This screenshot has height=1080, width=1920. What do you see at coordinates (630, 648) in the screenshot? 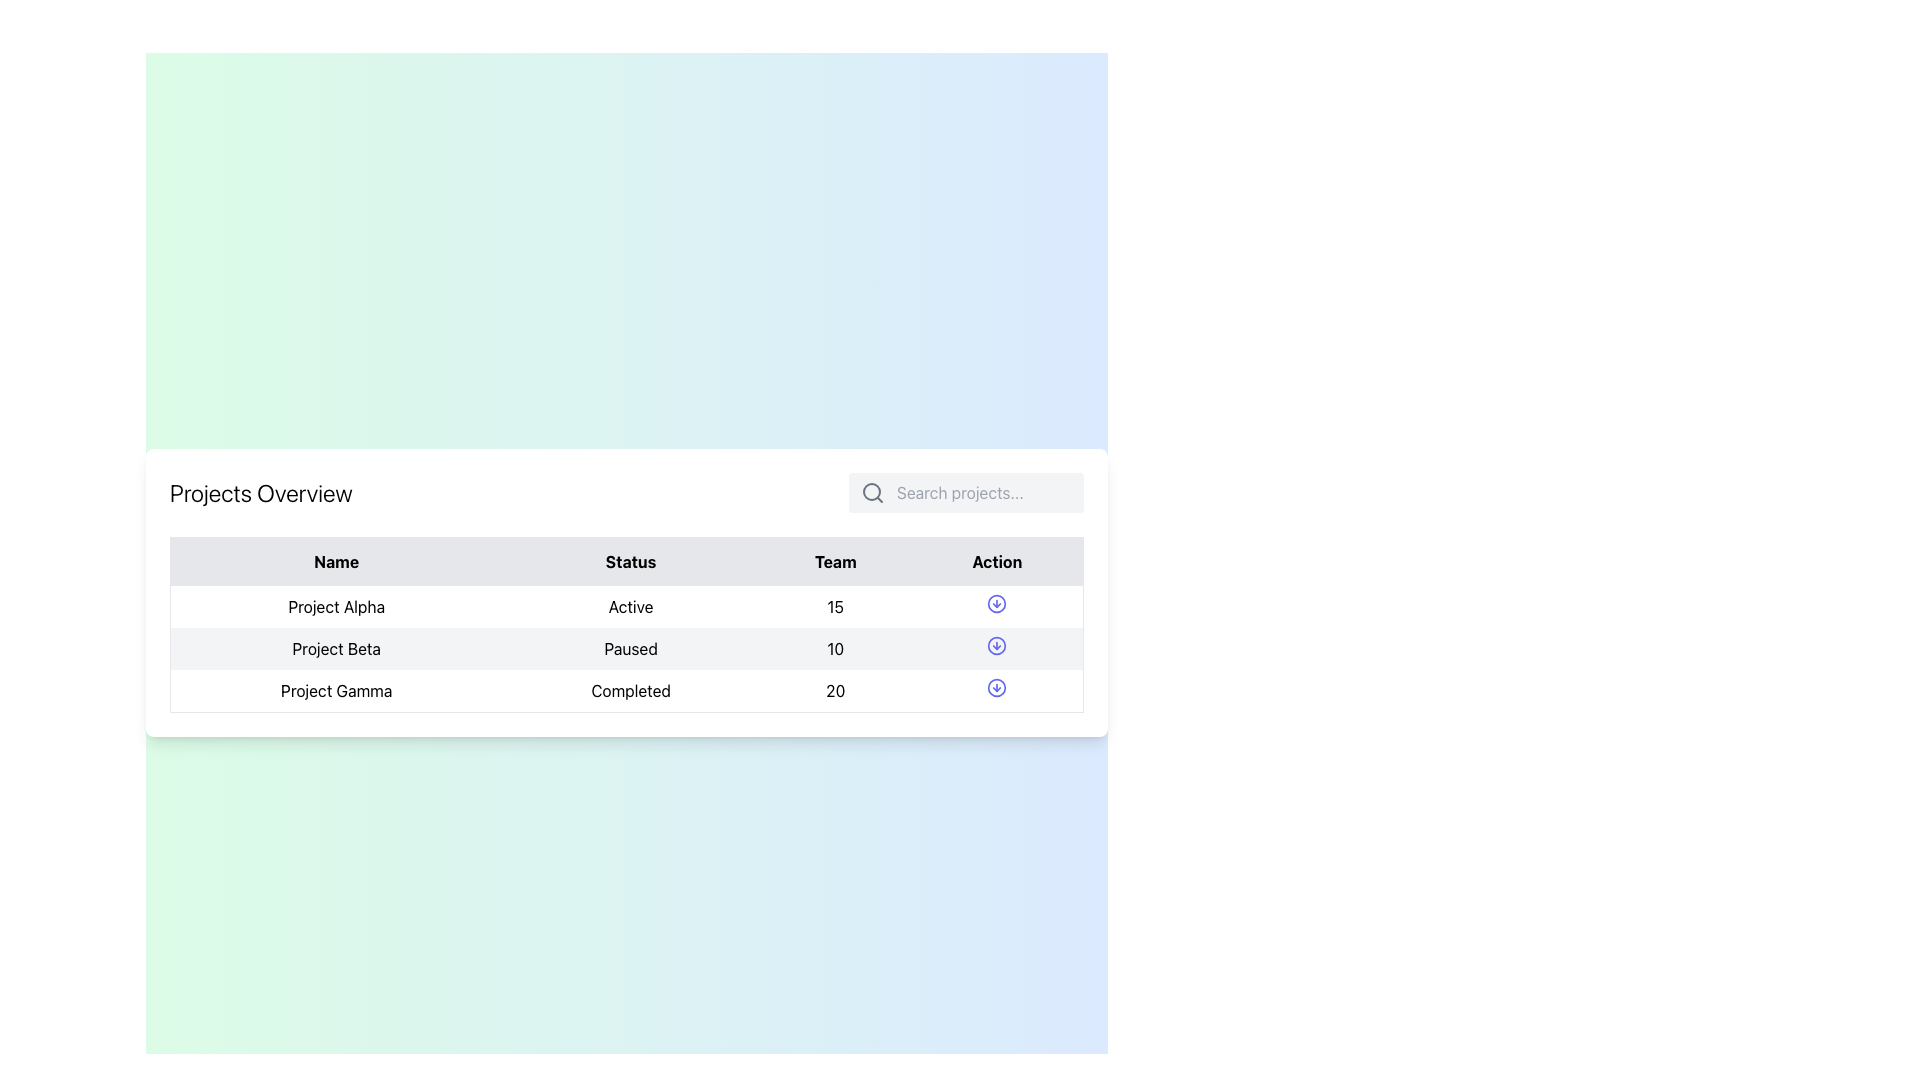
I see `the text label reading 'Paused' in the second row of the table located in the 'Status' column` at bounding box center [630, 648].